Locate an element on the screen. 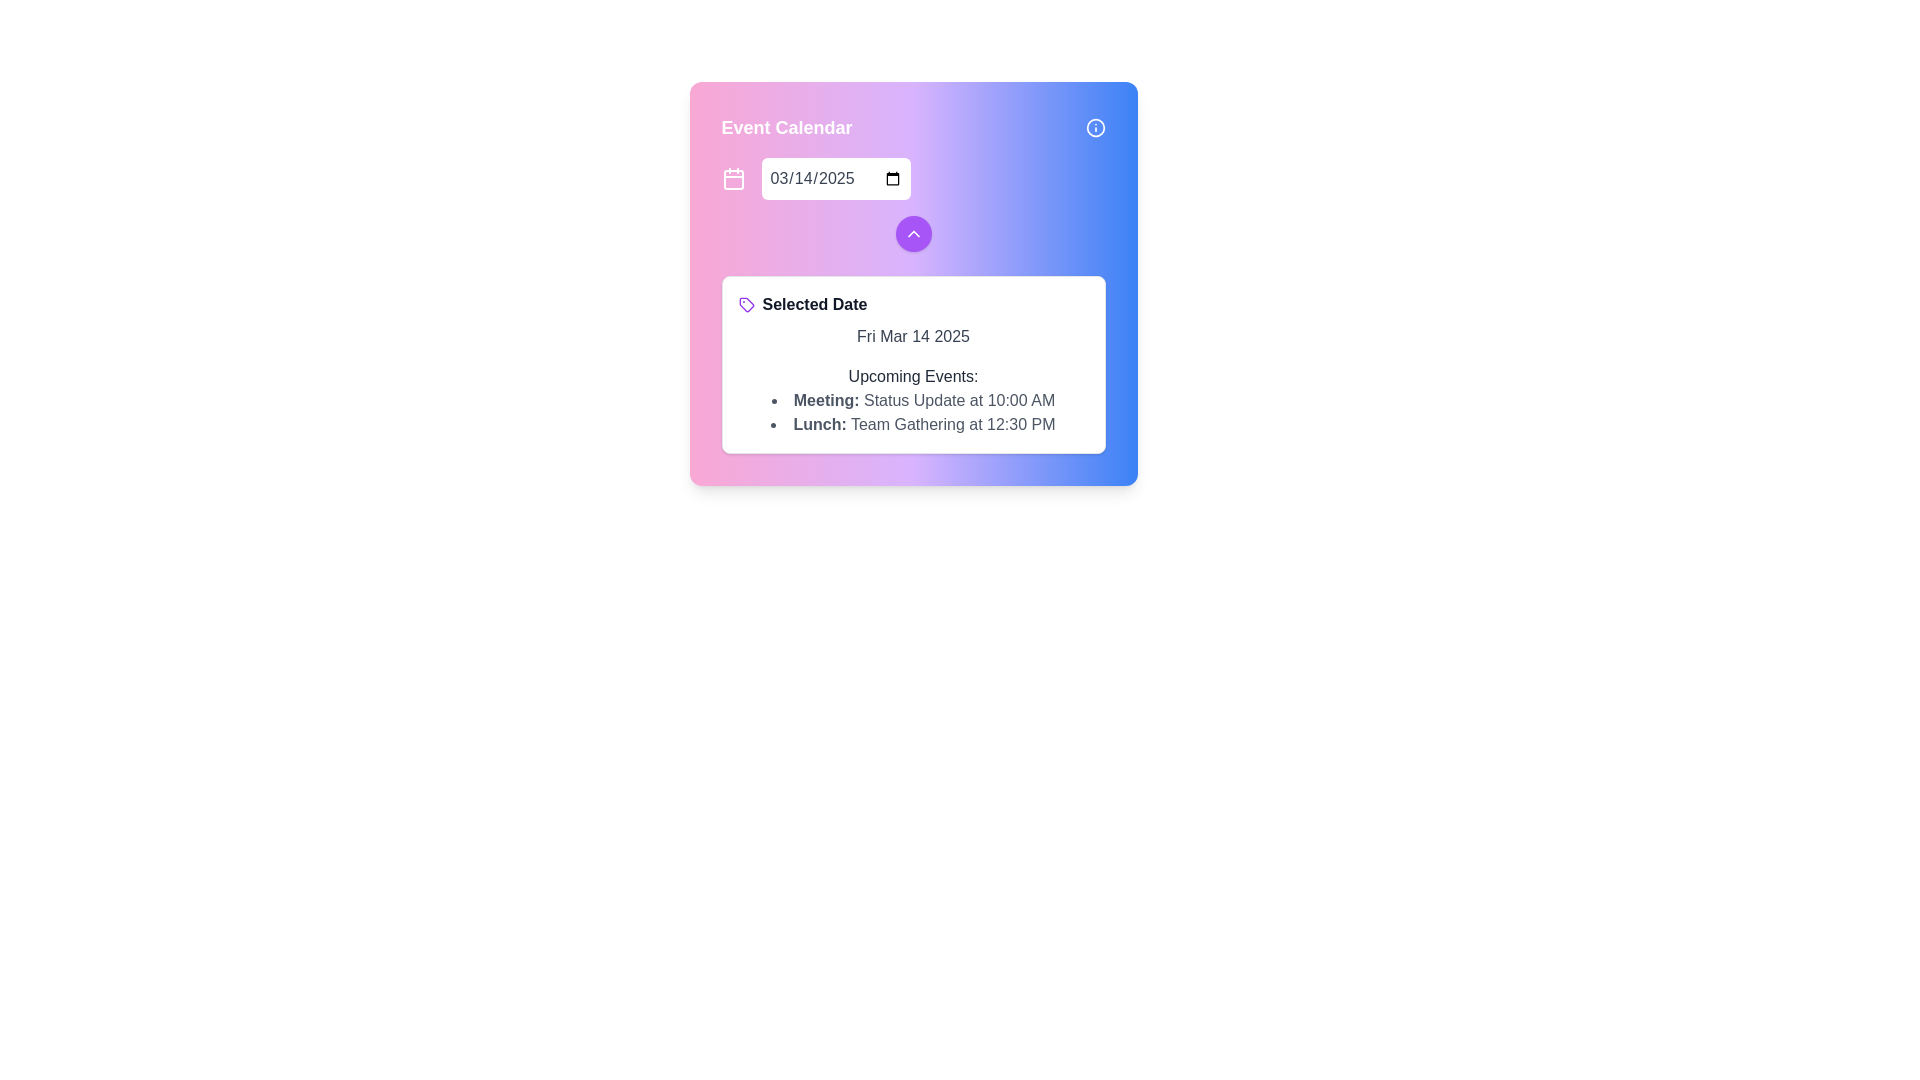 The image size is (1920, 1080). the navigation buttons of the Interactive Calendar Widget, which includes a purple circular button below the date input box is located at coordinates (912, 284).